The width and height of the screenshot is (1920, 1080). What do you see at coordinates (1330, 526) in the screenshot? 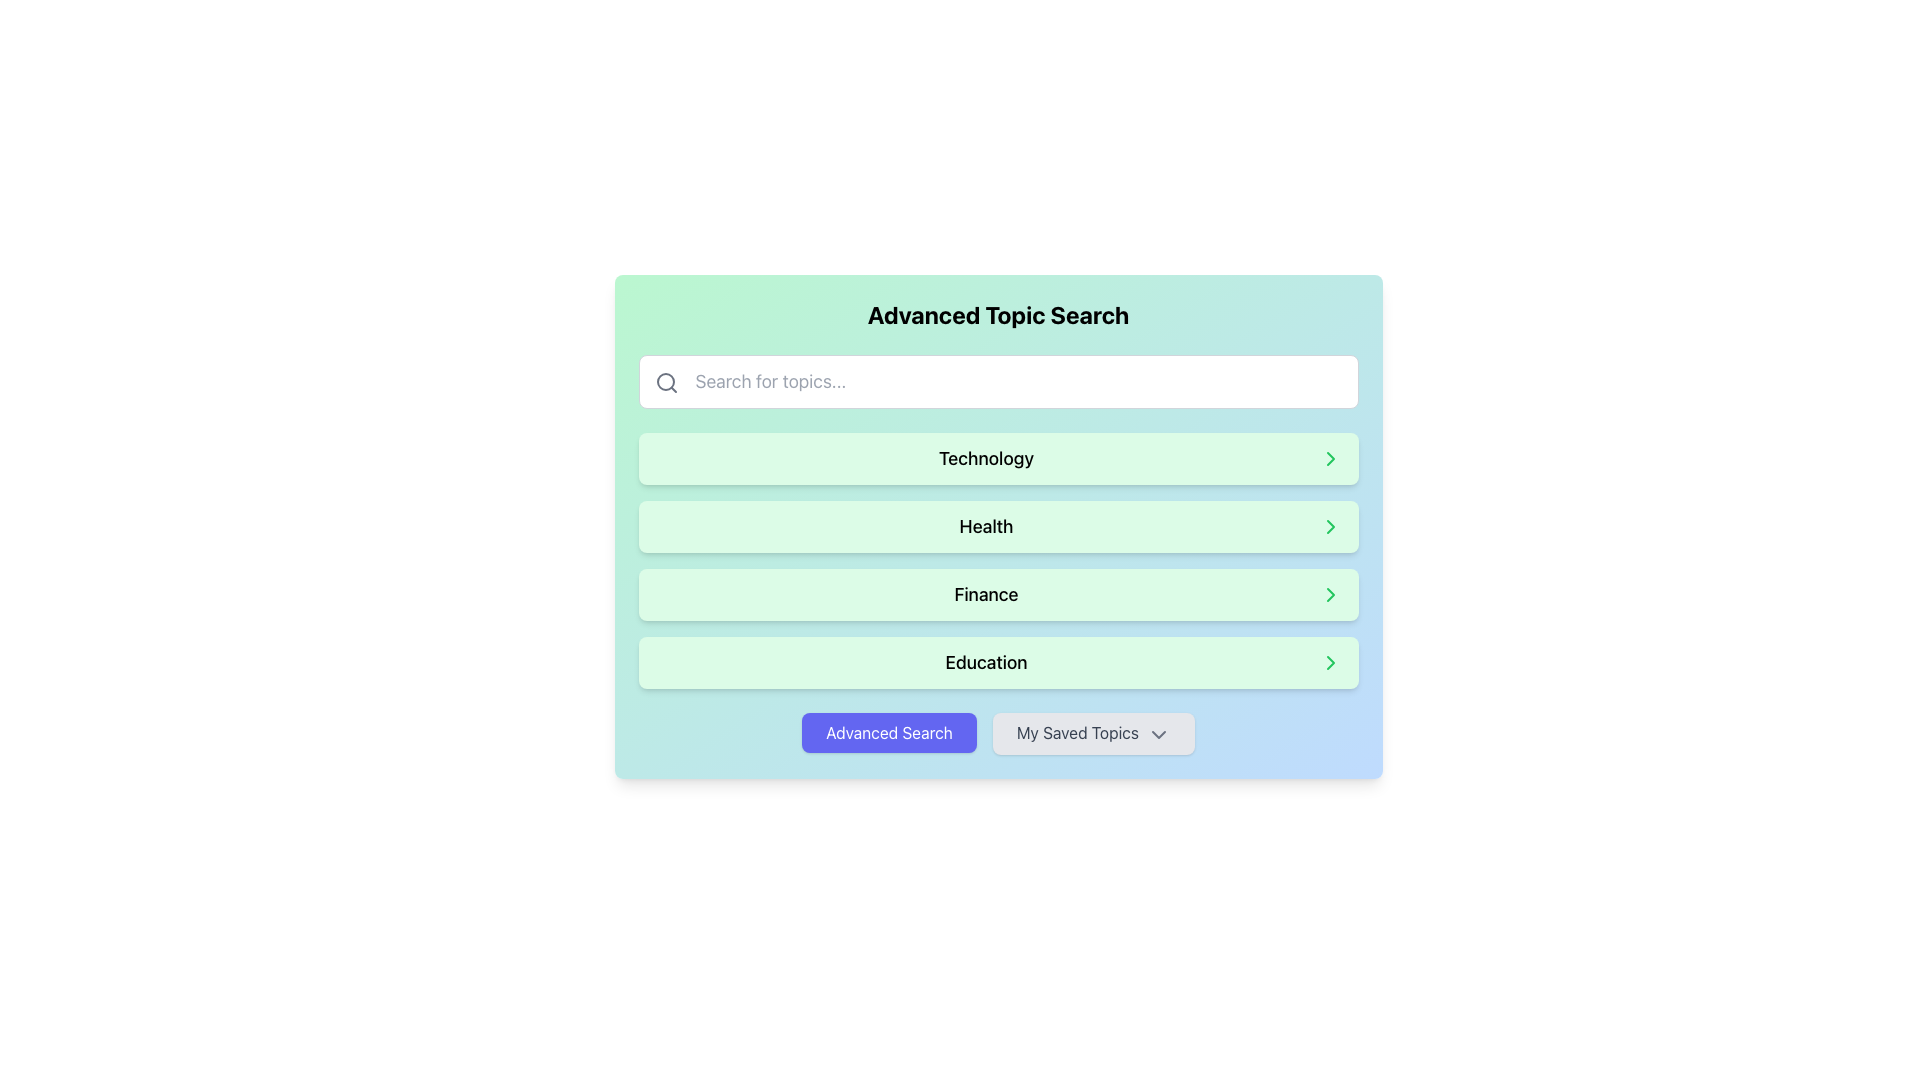
I see `the green rounded arrow icon pointing to the right, which is the fourth icon from the top-right of the list items aligned with the 'Health' label to interact with the associated row` at bounding box center [1330, 526].